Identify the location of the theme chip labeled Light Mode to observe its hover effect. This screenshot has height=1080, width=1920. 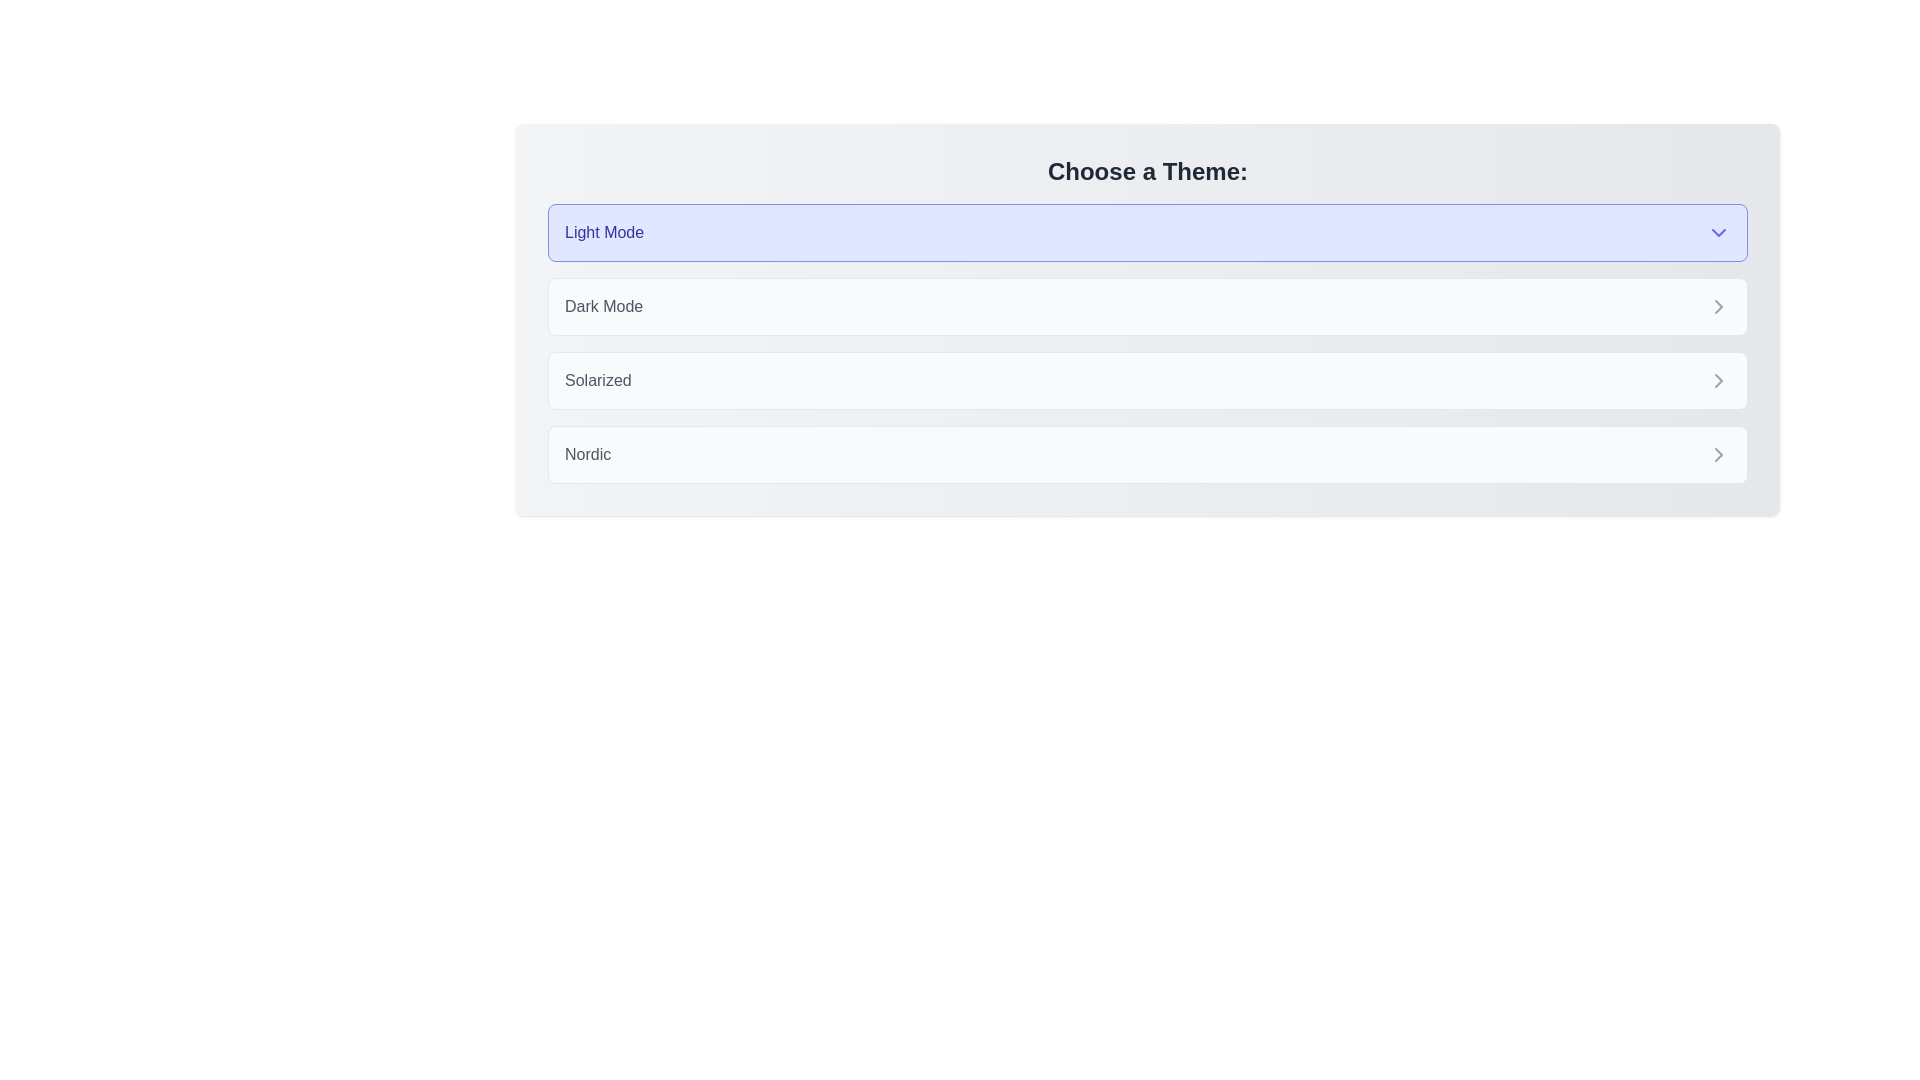
(1147, 231).